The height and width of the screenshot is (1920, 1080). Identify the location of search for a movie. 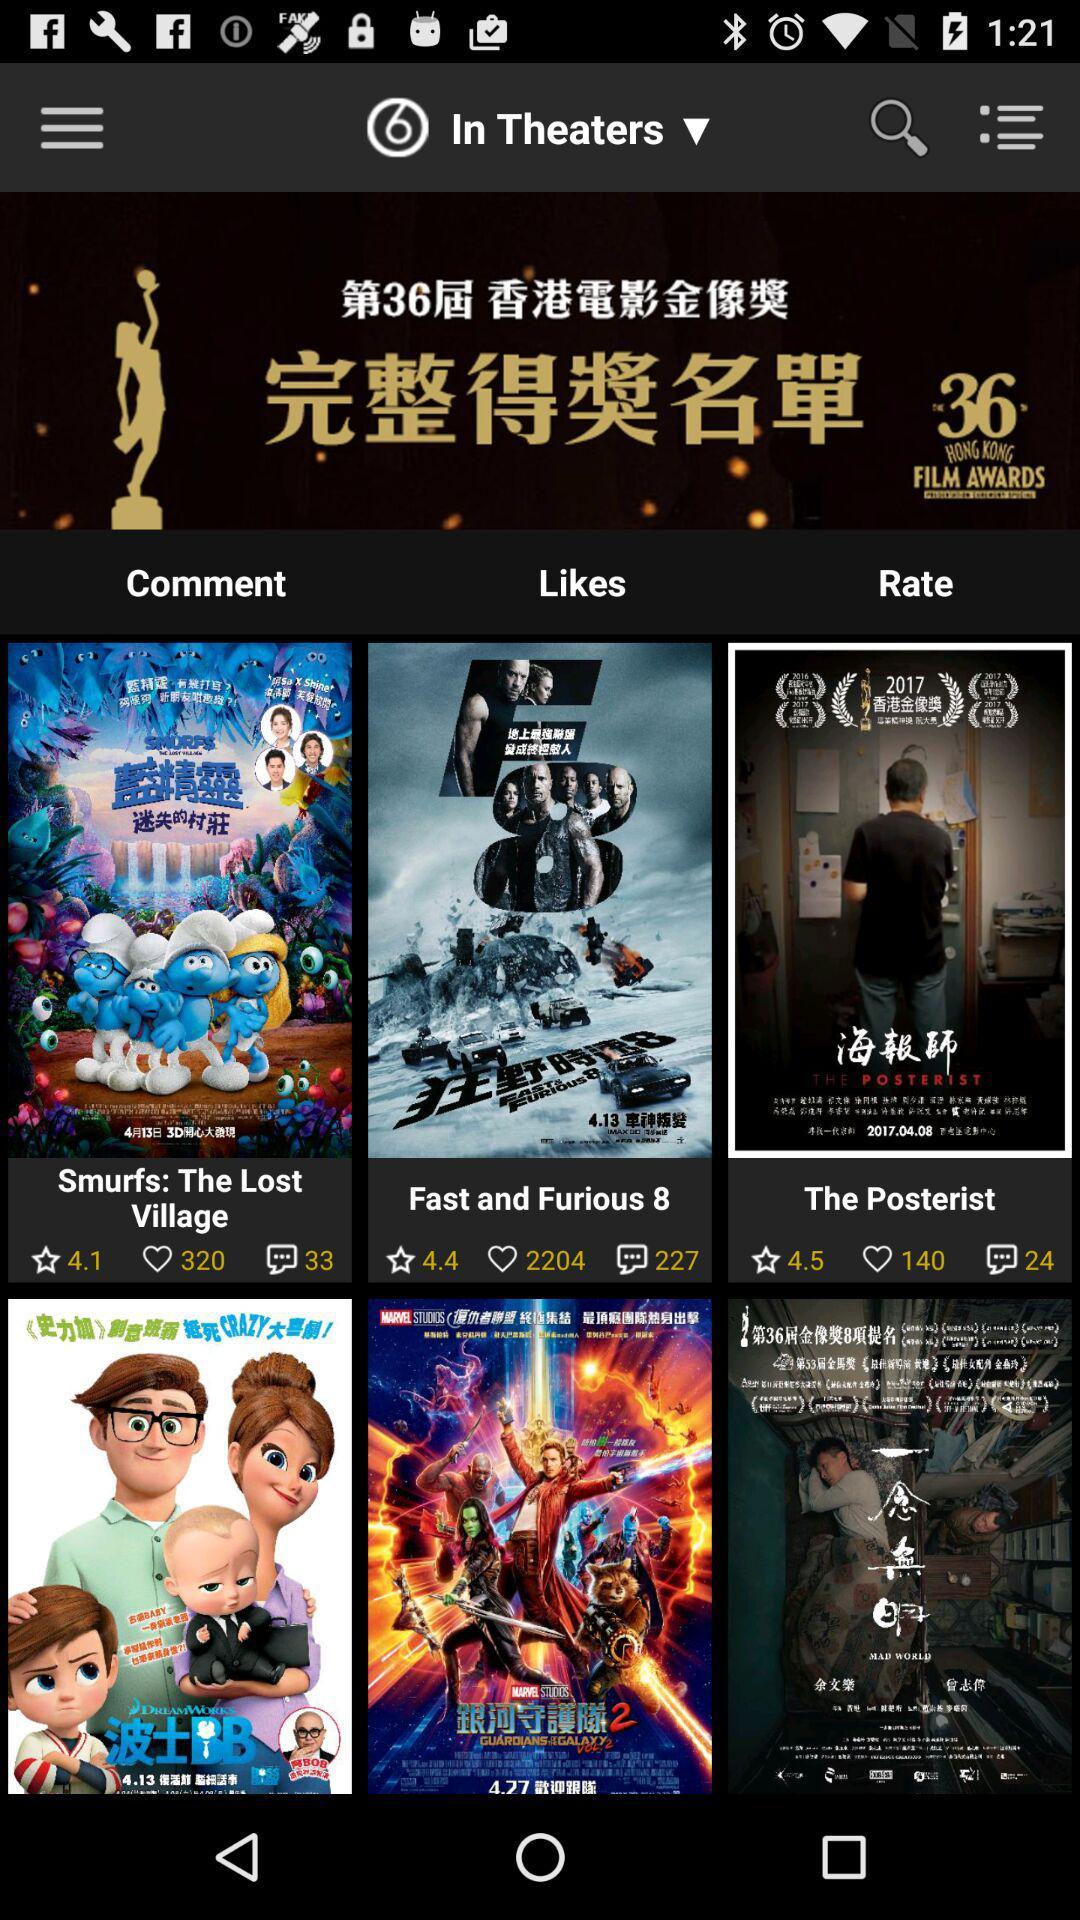
(911, 126).